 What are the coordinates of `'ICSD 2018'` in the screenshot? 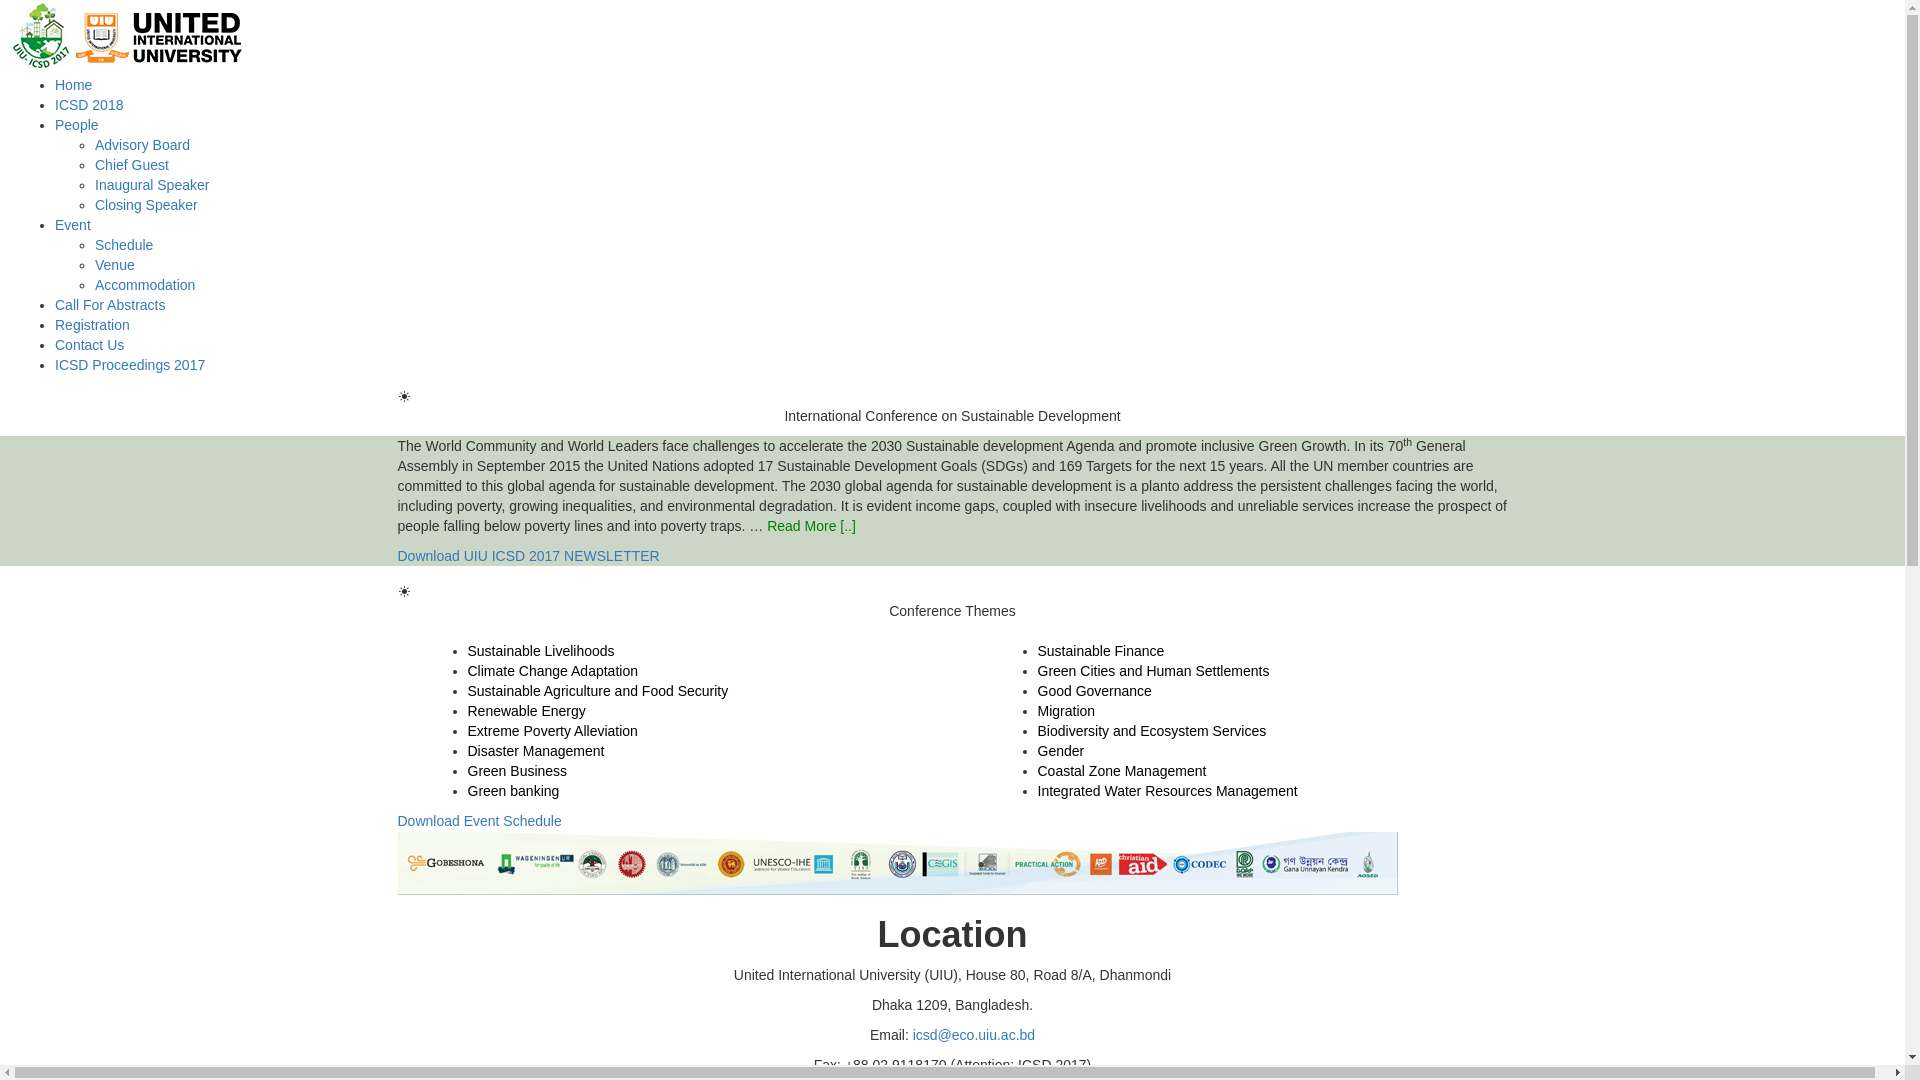 It's located at (88, 104).